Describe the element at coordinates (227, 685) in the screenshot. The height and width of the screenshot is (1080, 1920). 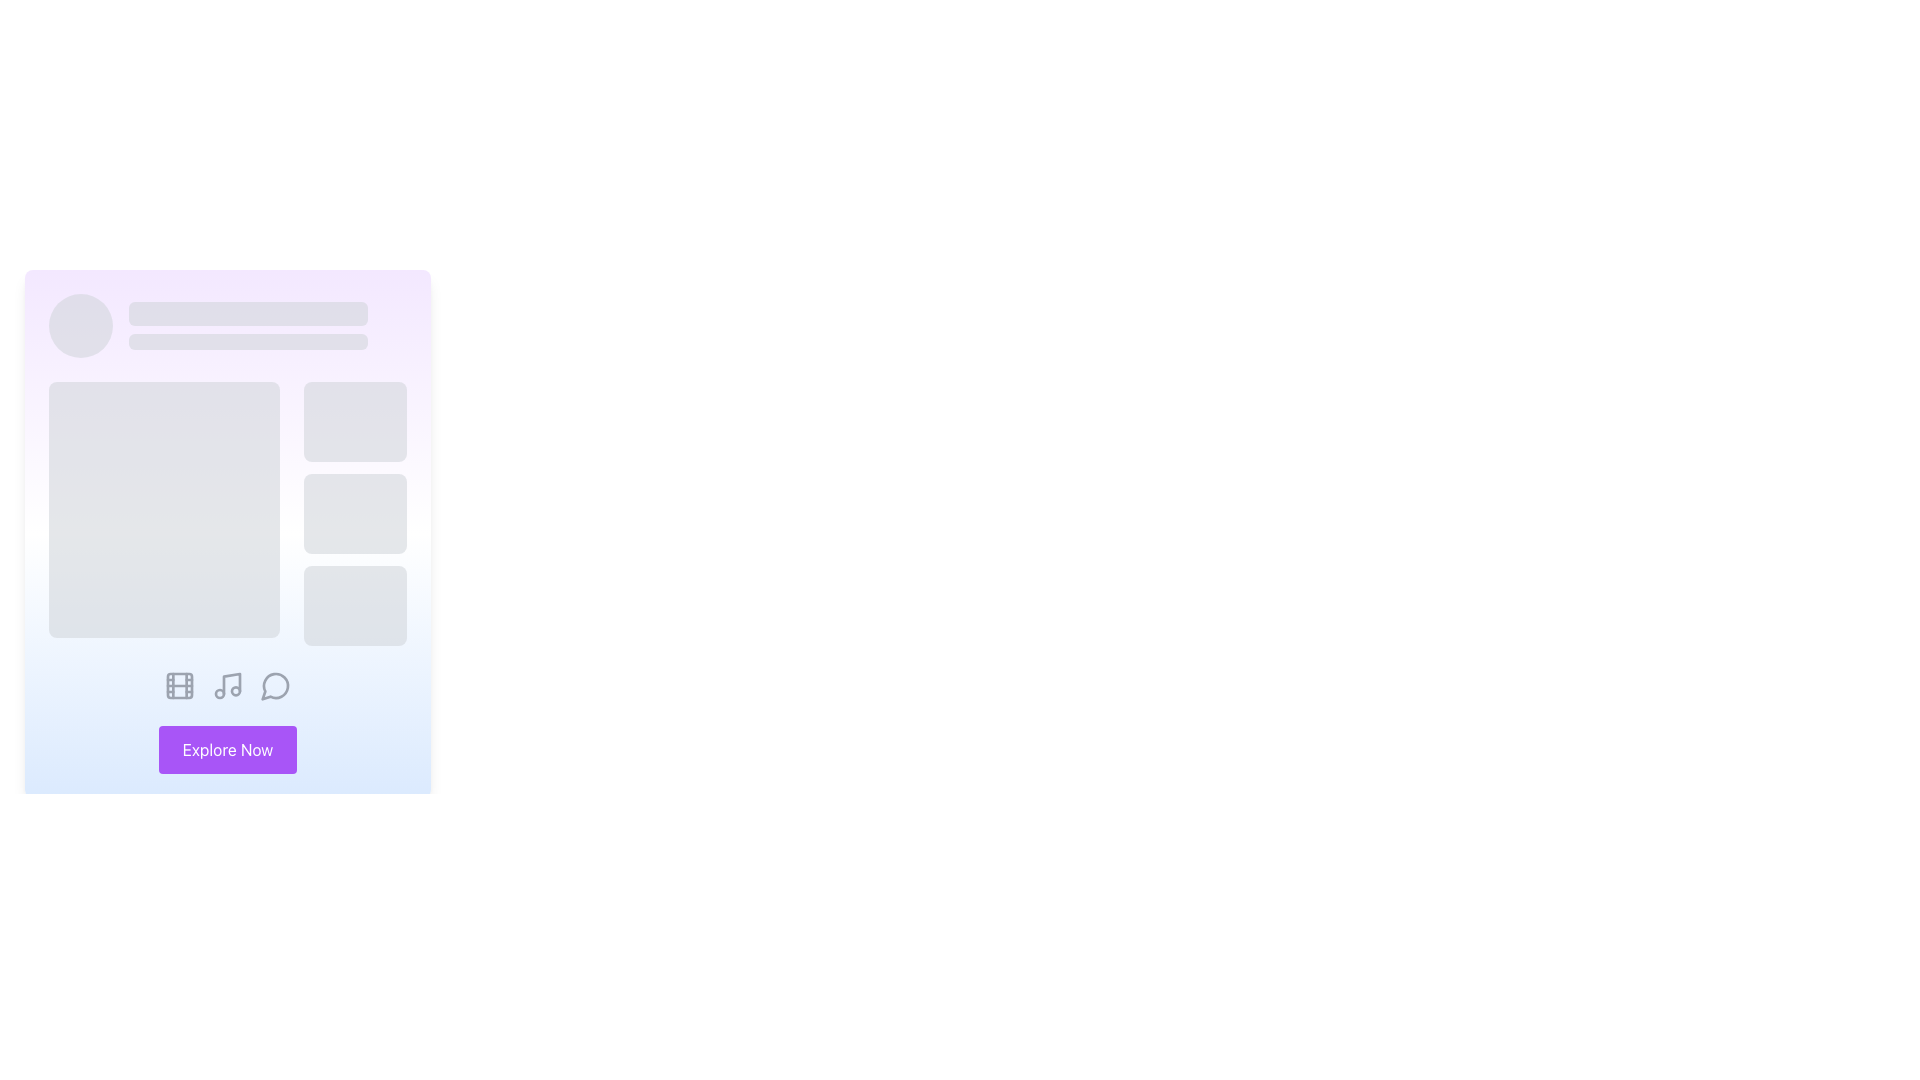
I see `the music or audio content navigation icon located in the center of the bottom navigation bar` at that location.